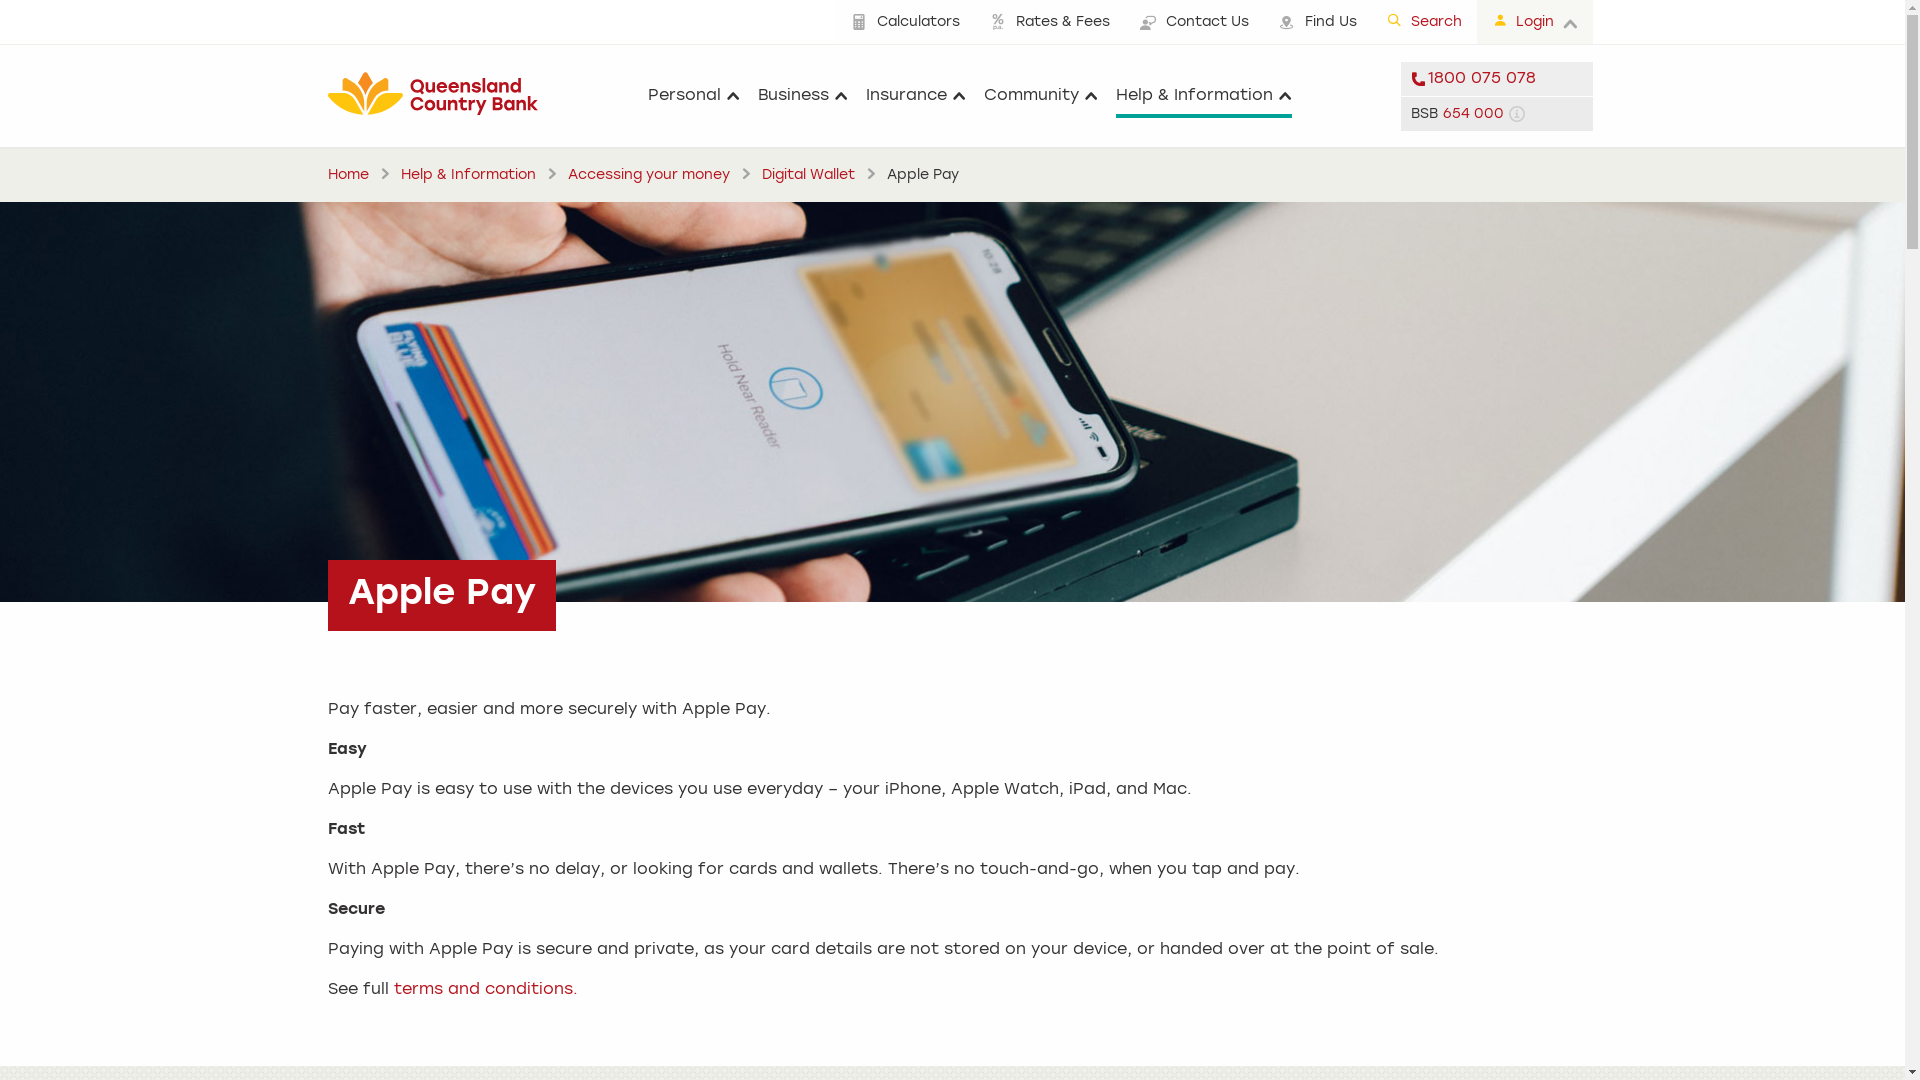 The width and height of the screenshot is (1920, 1080). Describe the element at coordinates (757, 96) in the screenshot. I see `'Business'` at that location.